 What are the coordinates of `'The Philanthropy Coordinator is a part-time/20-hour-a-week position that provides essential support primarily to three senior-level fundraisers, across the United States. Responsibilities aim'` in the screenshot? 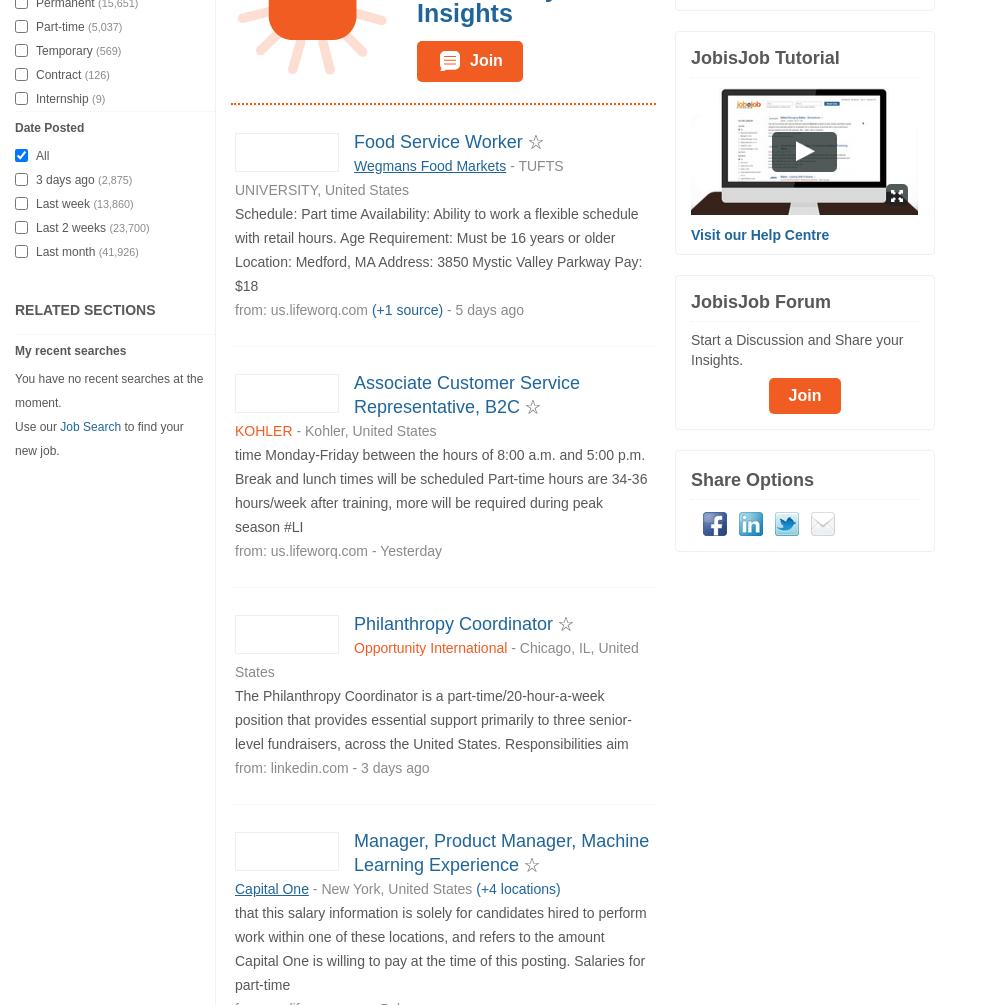 It's located at (235, 718).